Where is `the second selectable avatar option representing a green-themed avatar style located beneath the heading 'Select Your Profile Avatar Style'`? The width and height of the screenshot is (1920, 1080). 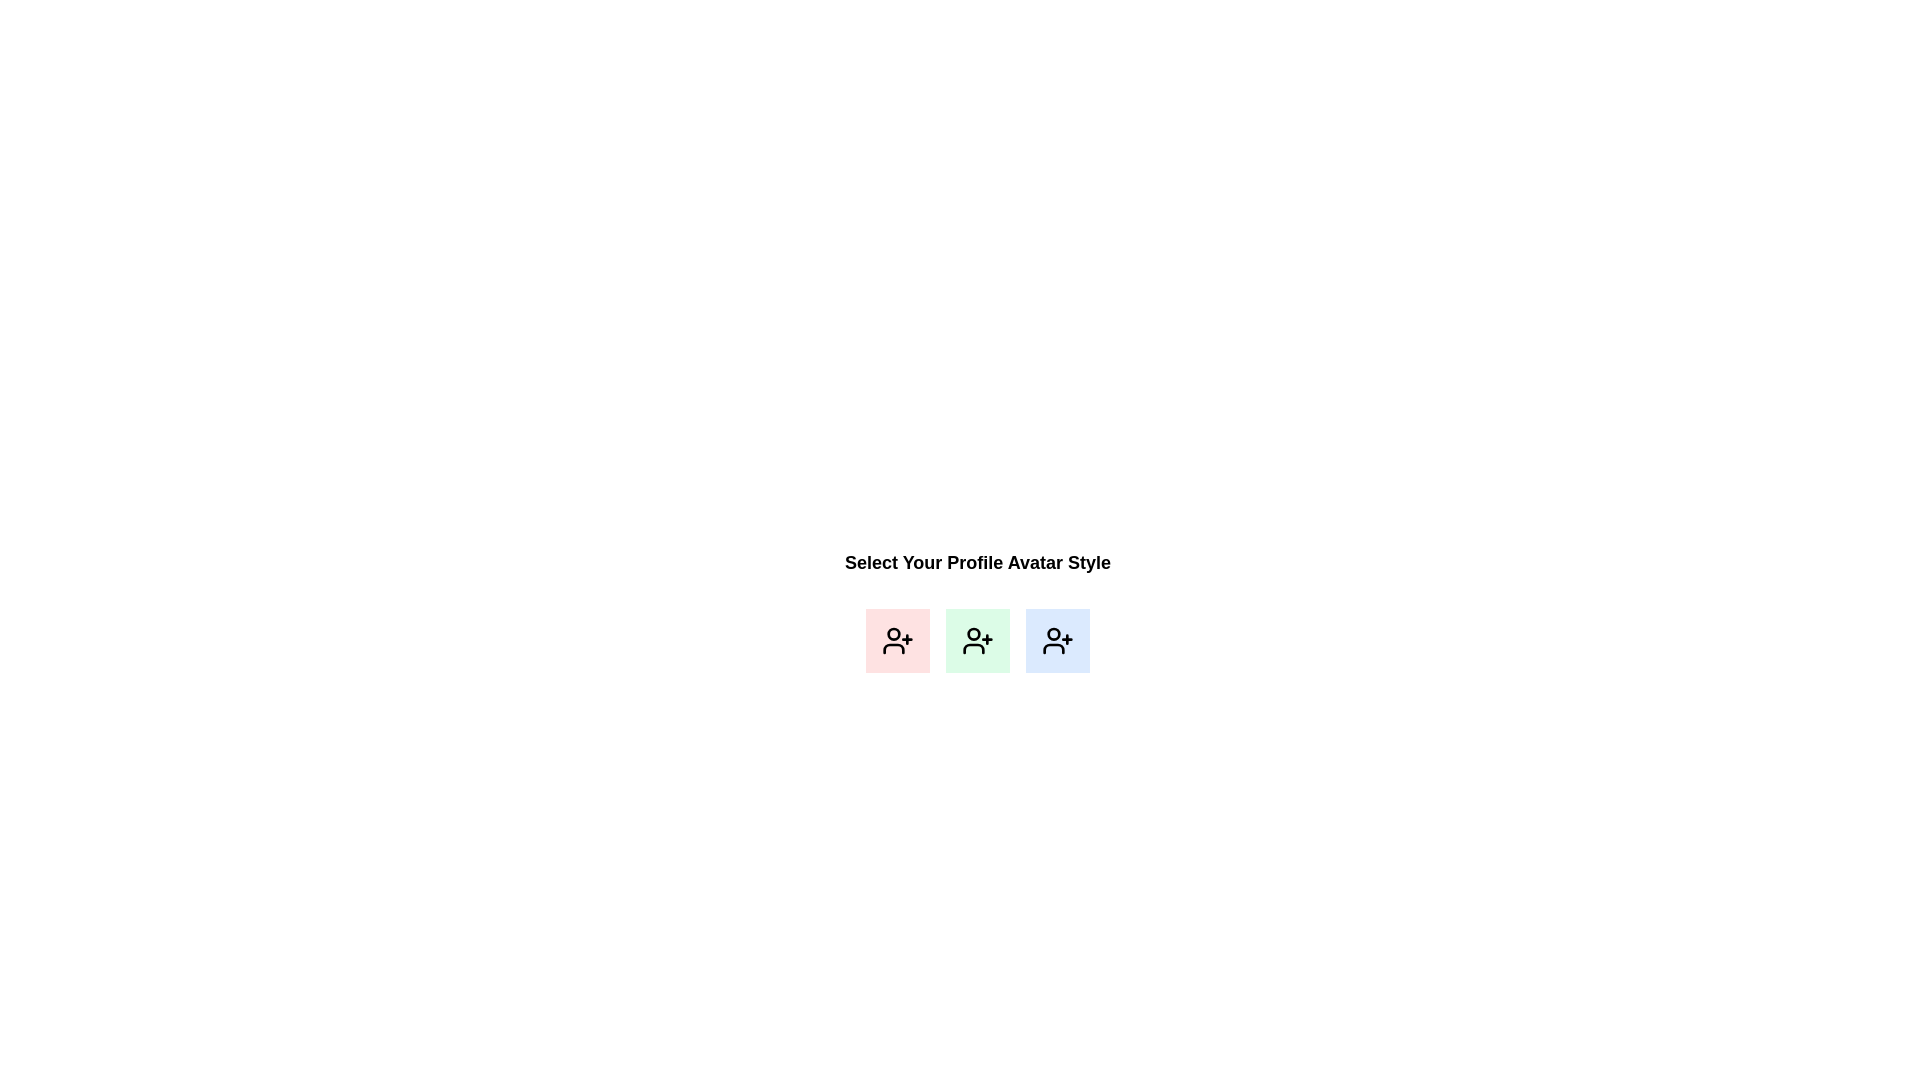
the second selectable avatar option representing a green-themed avatar style located beneath the heading 'Select Your Profile Avatar Style' is located at coordinates (978, 640).